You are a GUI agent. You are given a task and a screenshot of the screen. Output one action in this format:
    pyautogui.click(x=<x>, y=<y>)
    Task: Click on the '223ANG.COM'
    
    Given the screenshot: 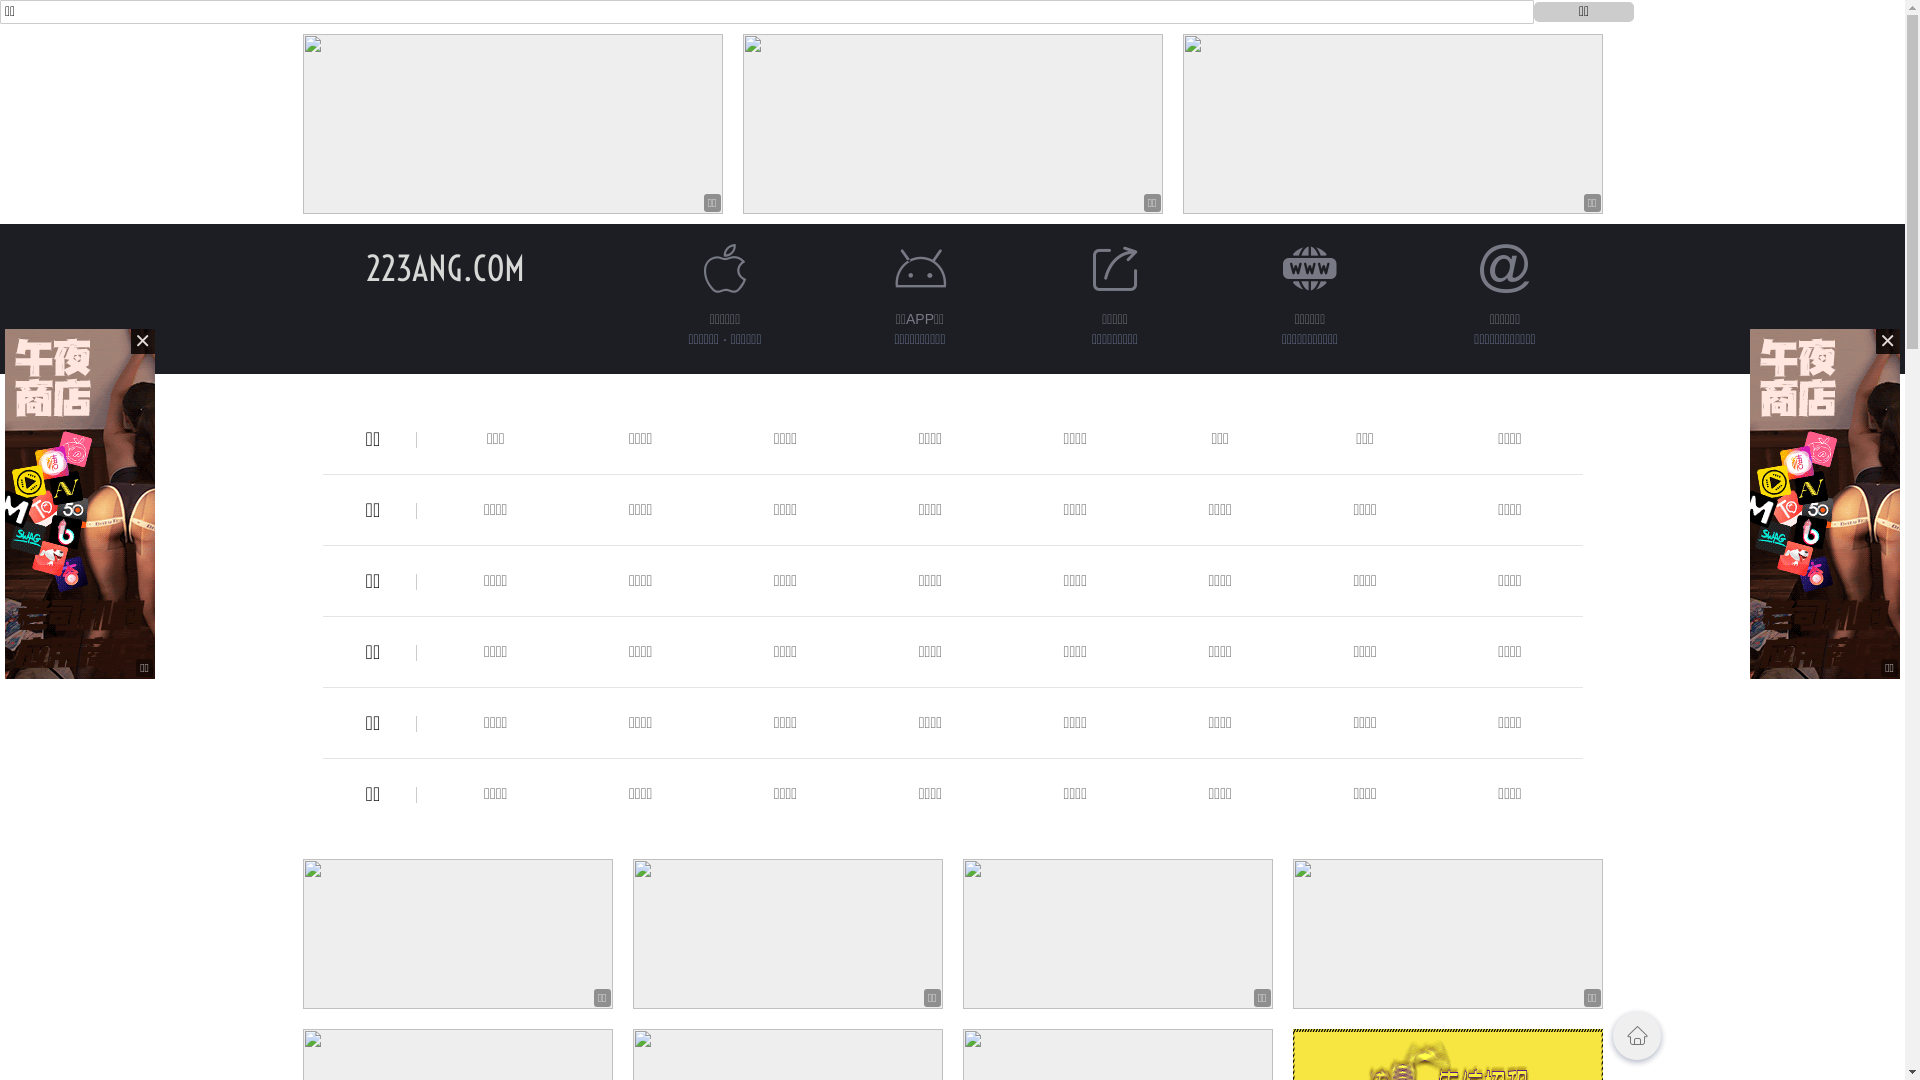 What is the action you would take?
    pyautogui.click(x=444, y=267)
    